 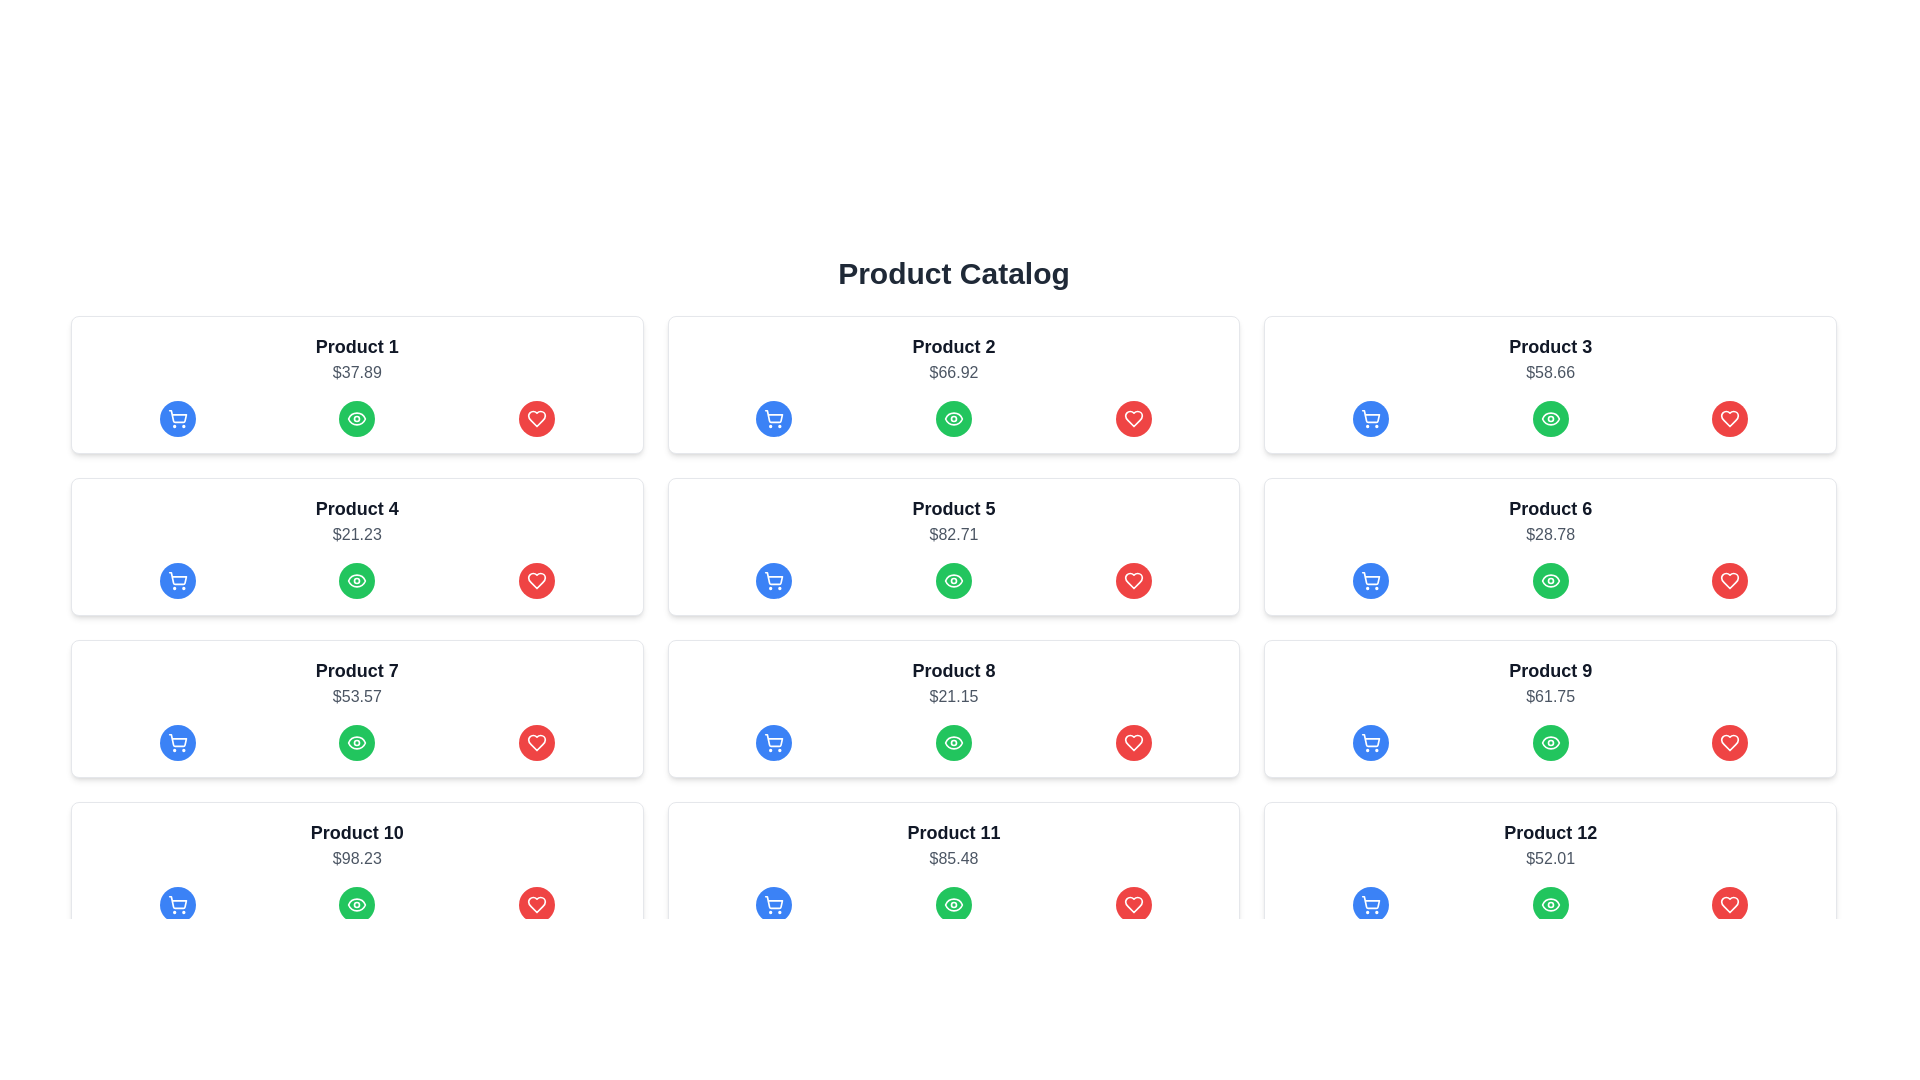 I want to click on the text label displaying 'Product 4' in bold, large dark gray font on a light background, located in the center of the second card in the second row of a 3x4 product grid, so click(x=357, y=508).